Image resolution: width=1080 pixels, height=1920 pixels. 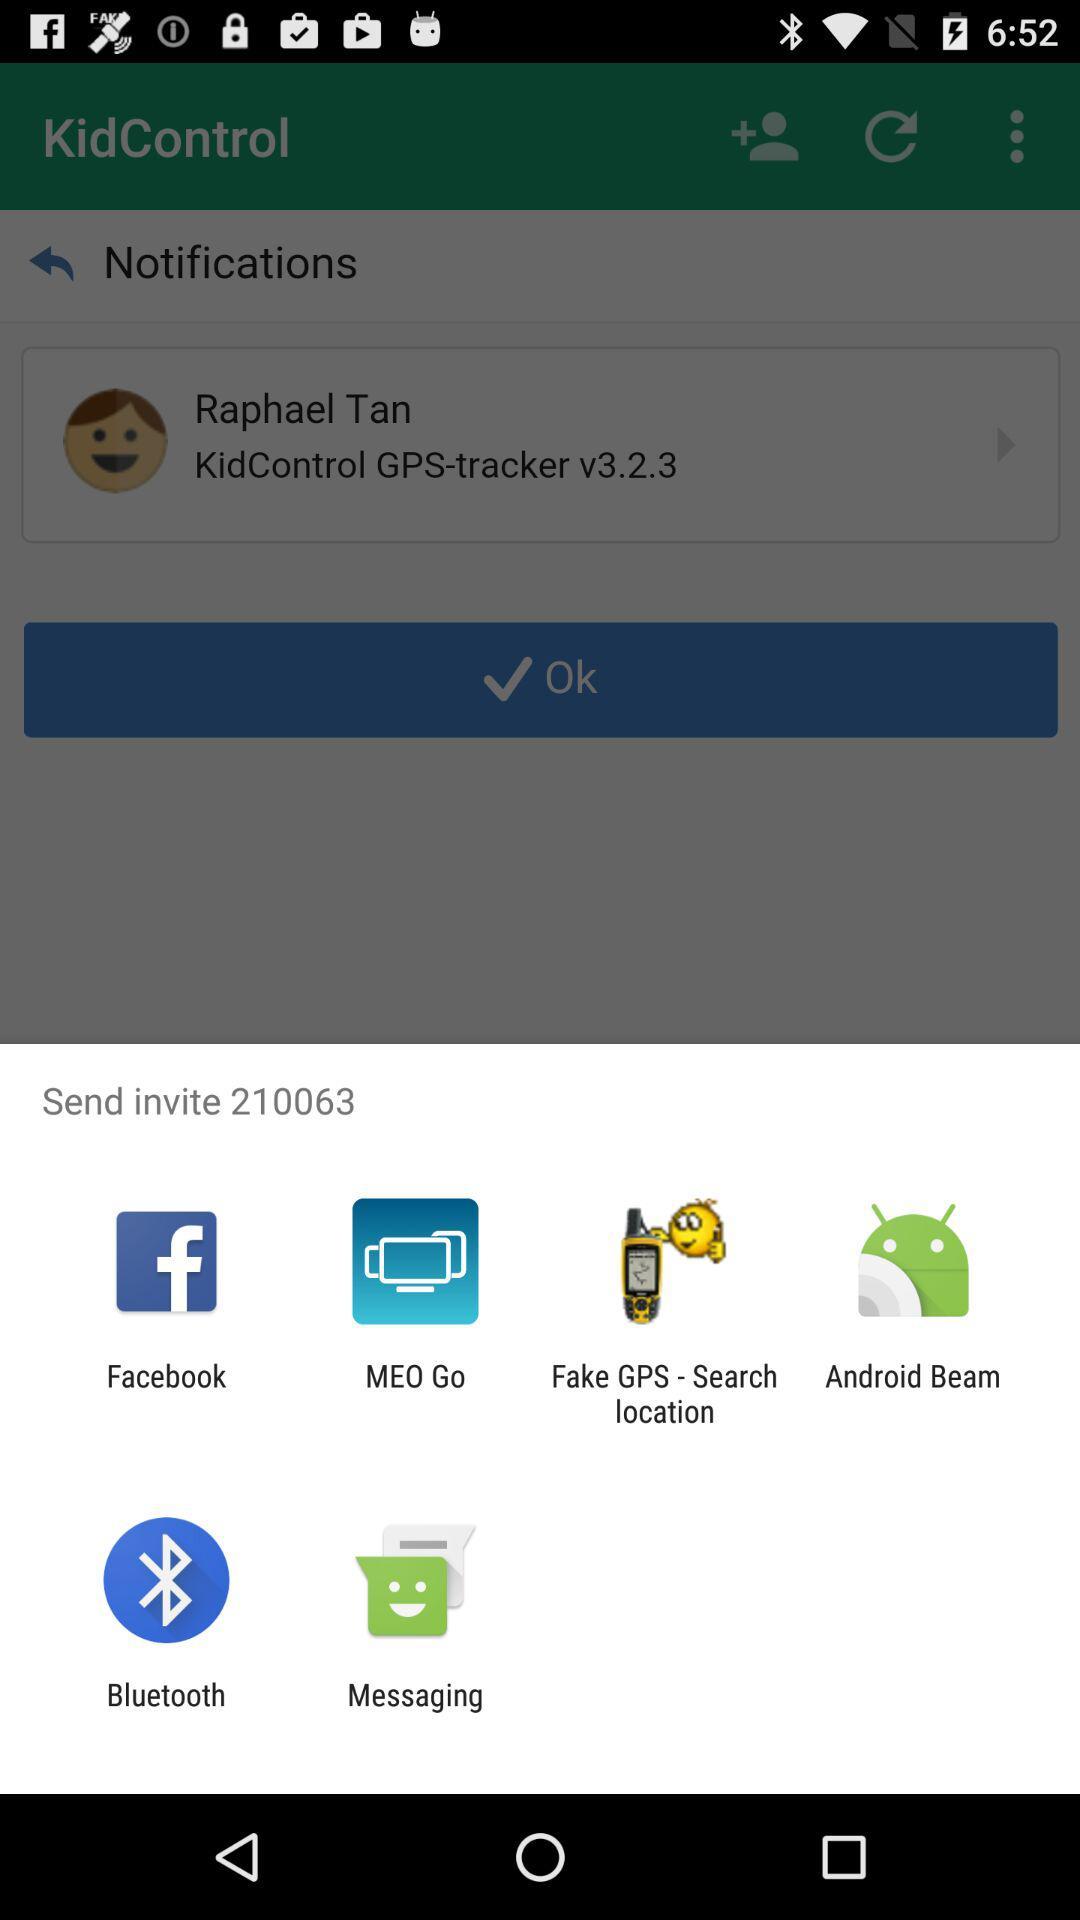 I want to click on the item to the left of the fake gps search item, so click(x=414, y=1392).